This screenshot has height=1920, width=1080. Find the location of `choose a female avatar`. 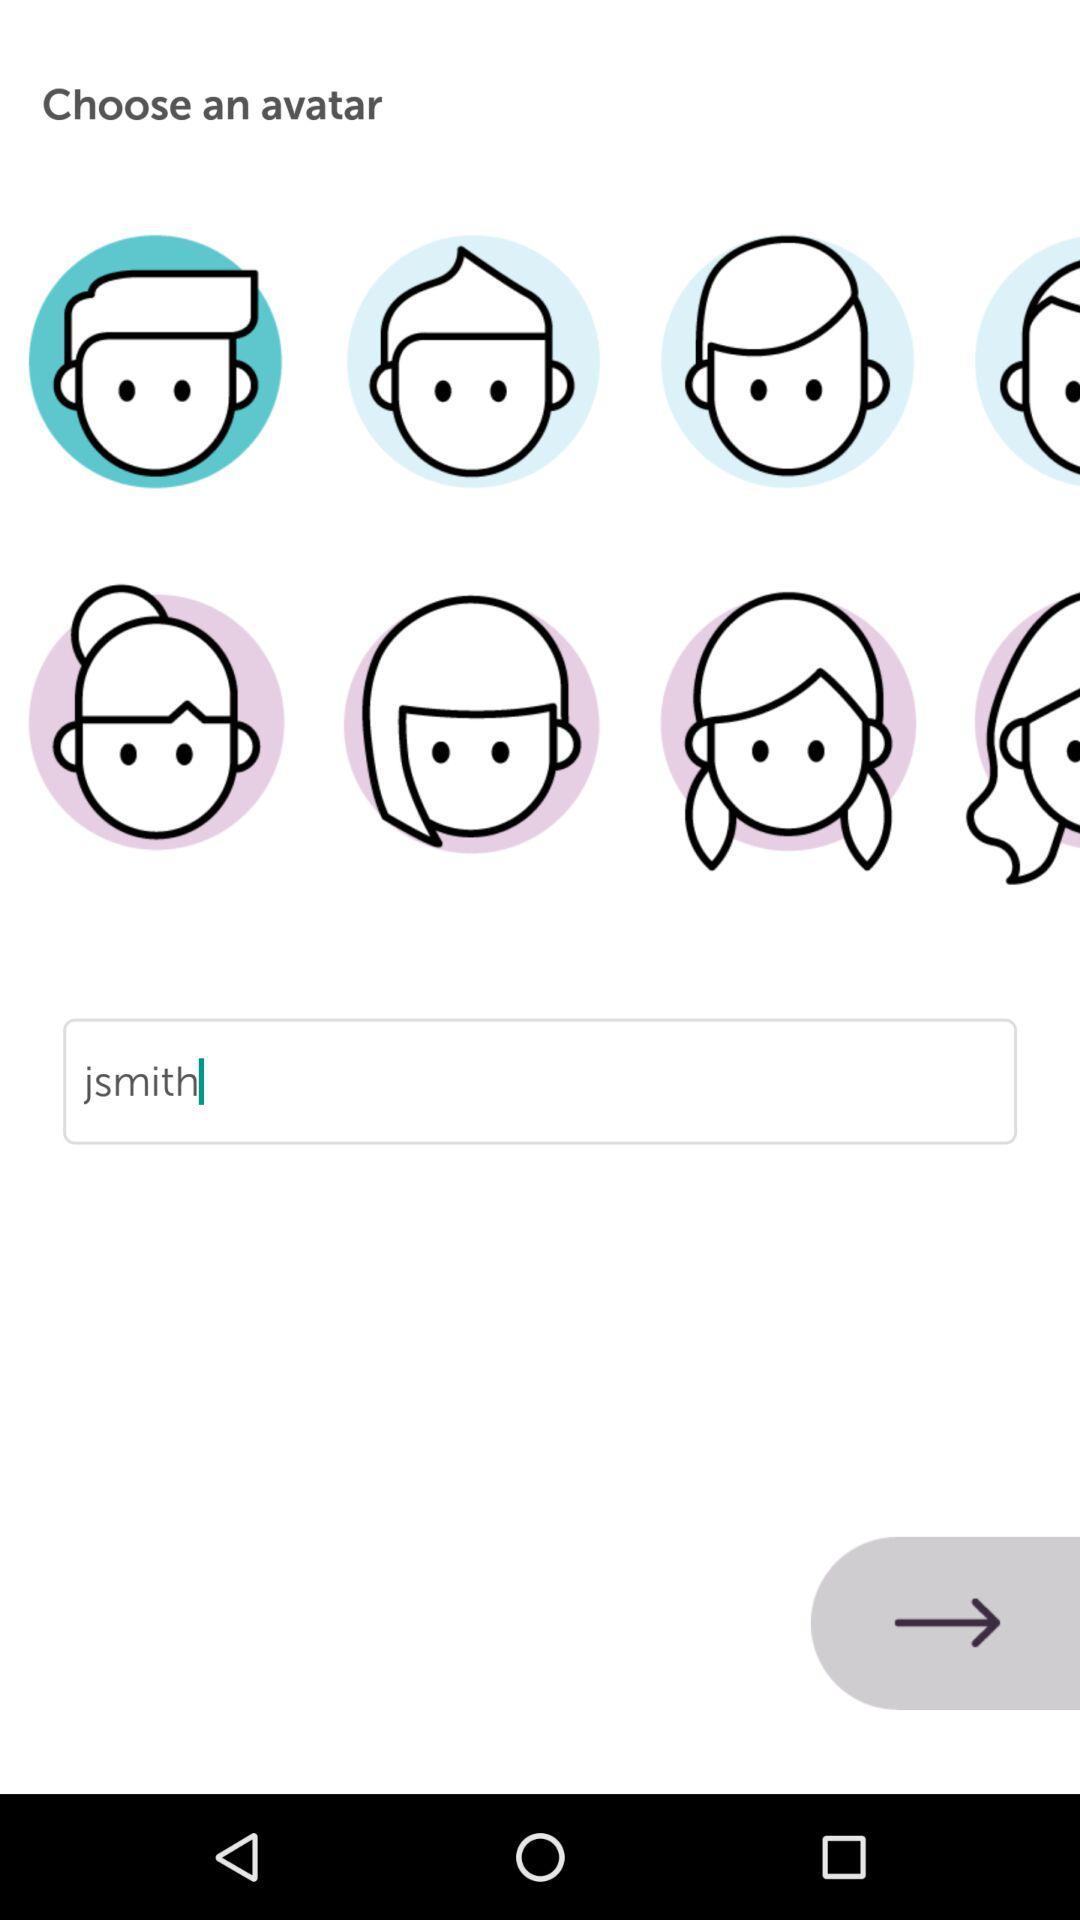

choose a female avatar is located at coordinates (786, 752).